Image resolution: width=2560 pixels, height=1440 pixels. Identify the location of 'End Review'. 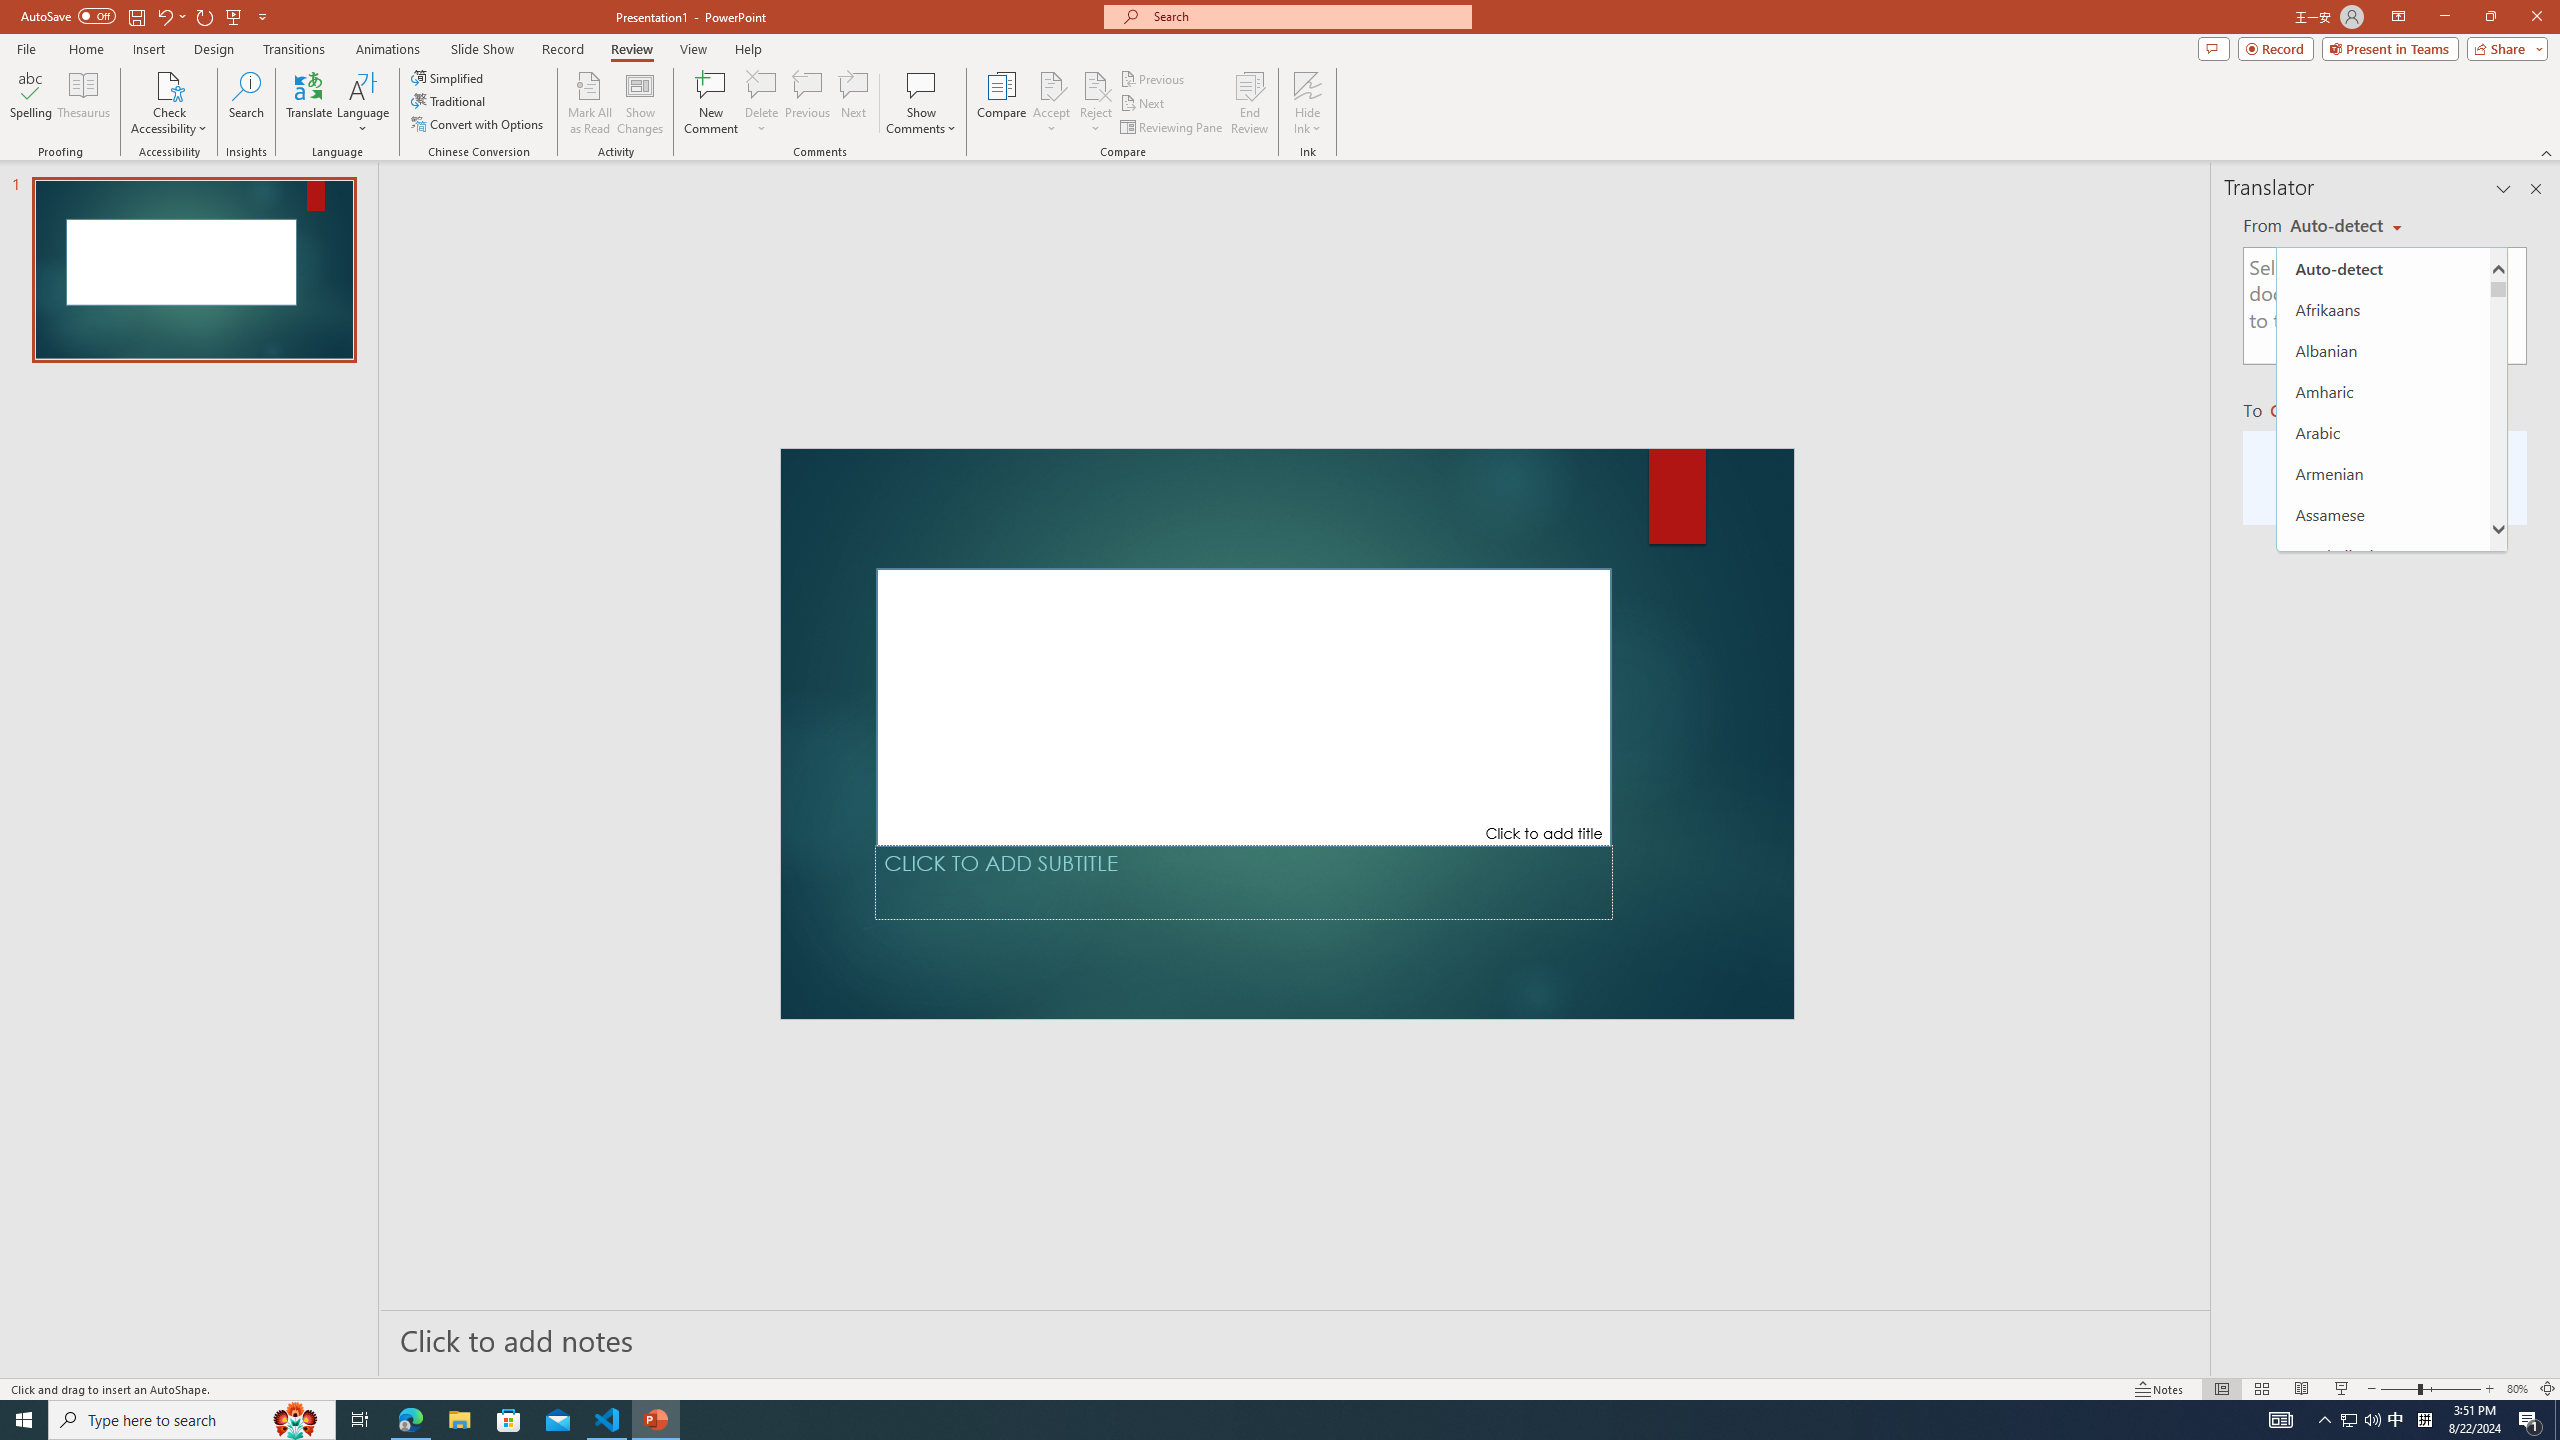
(1248, 103).